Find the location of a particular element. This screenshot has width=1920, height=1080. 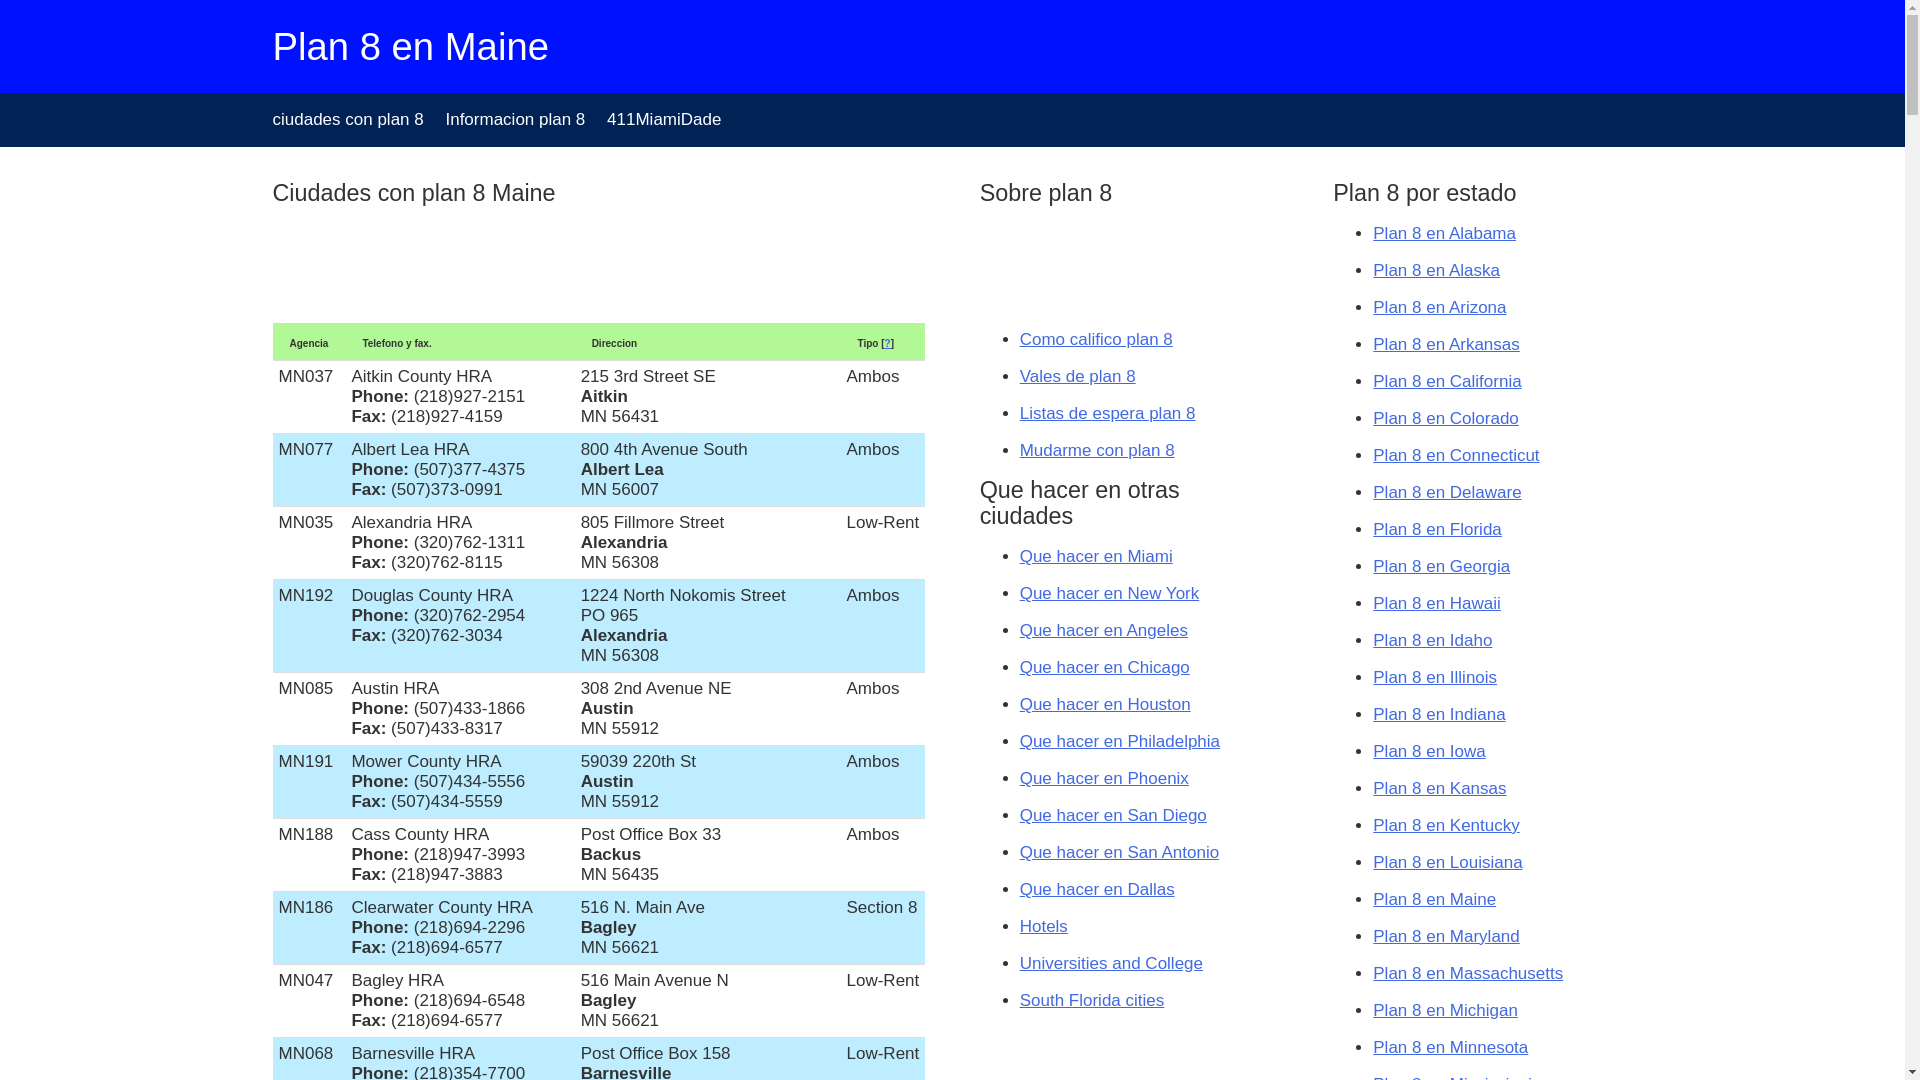

'Mower County HRA' is located at coordinates (350, 761).